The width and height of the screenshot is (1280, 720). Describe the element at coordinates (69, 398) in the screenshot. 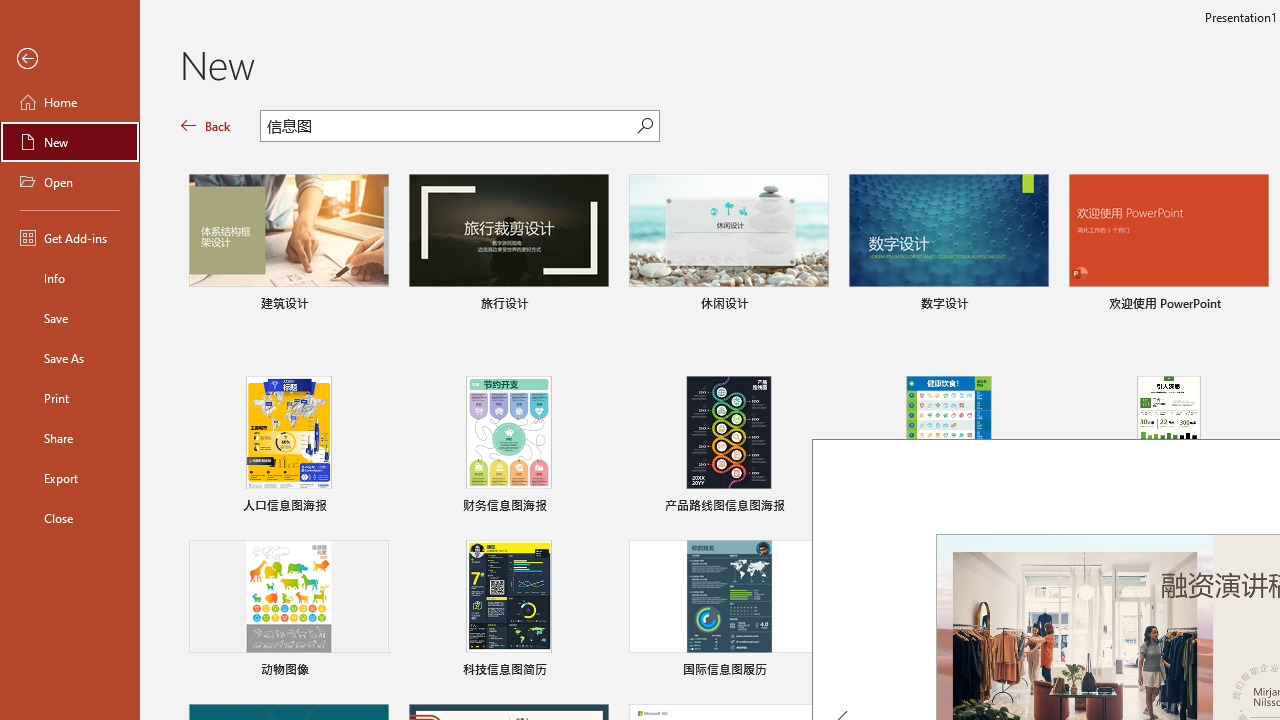

I see `'Print'` at that location.